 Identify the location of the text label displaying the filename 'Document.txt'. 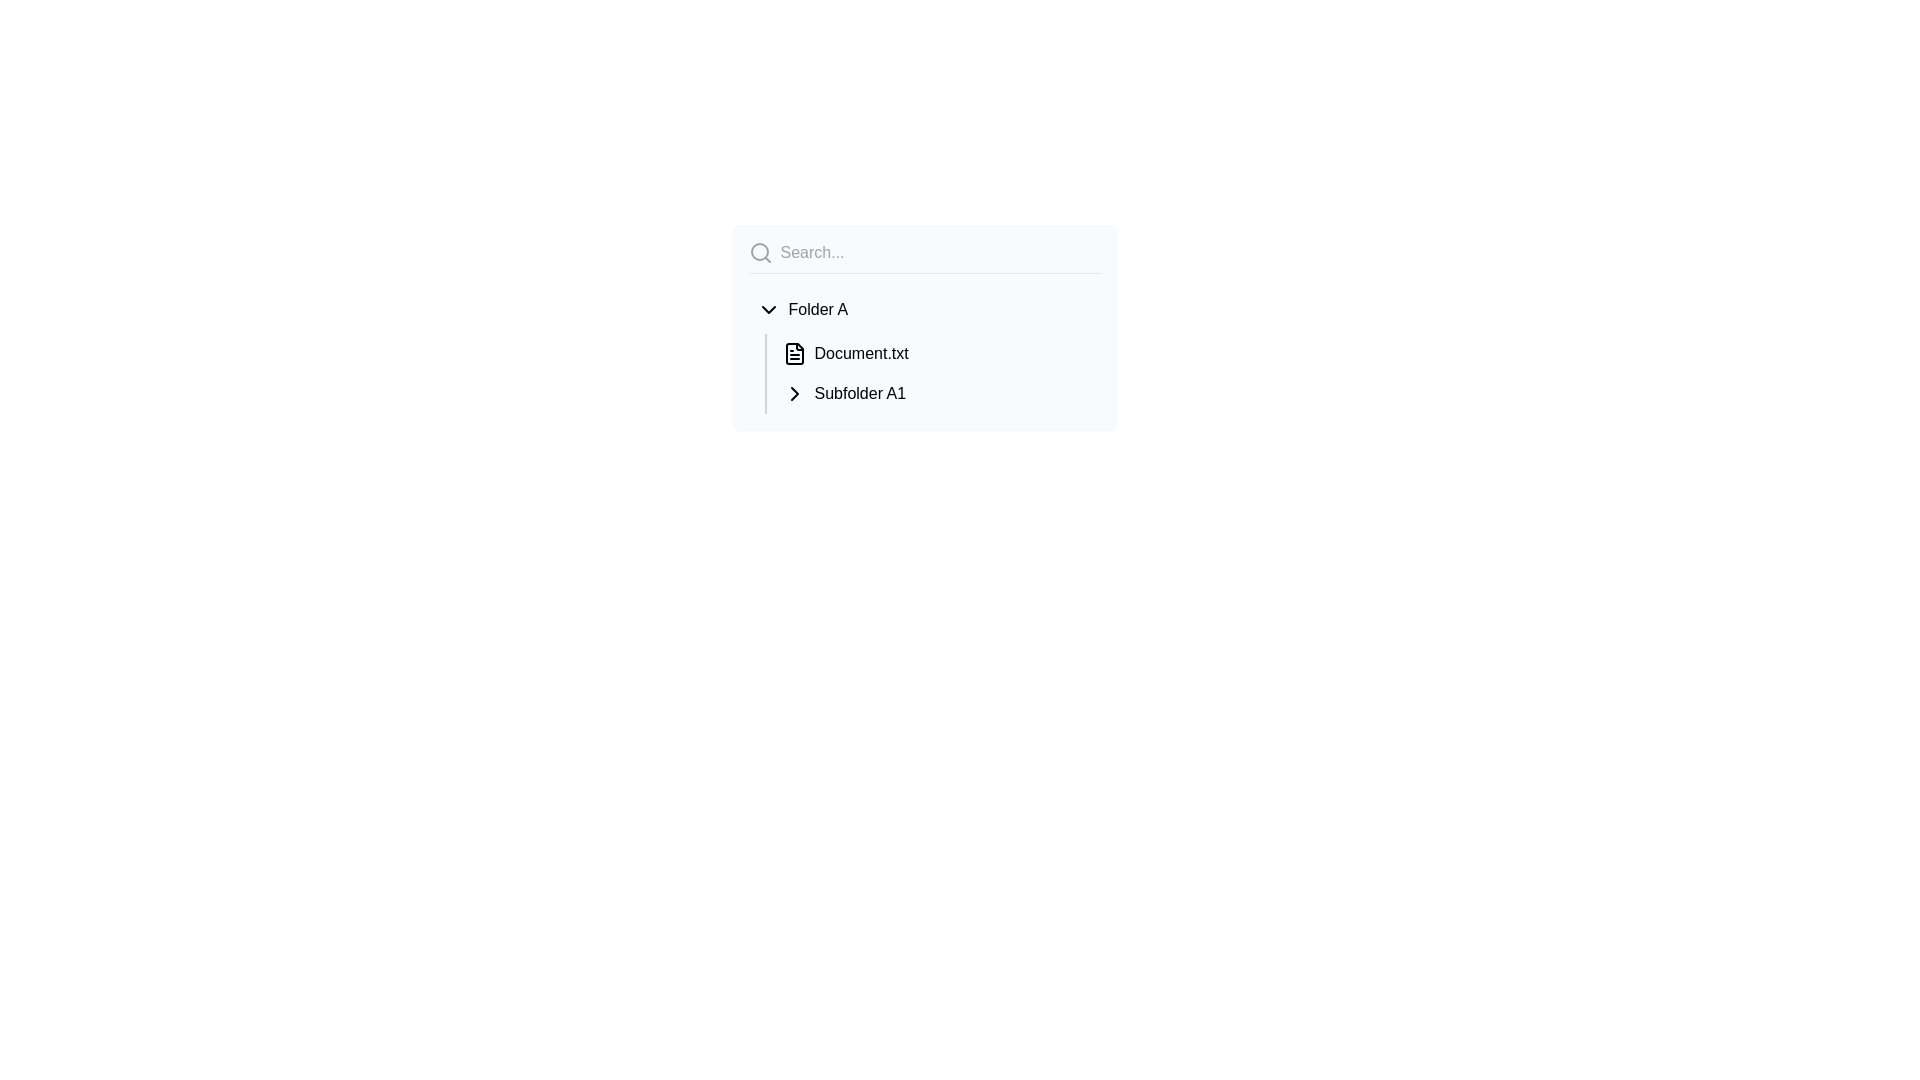
(861, 353).